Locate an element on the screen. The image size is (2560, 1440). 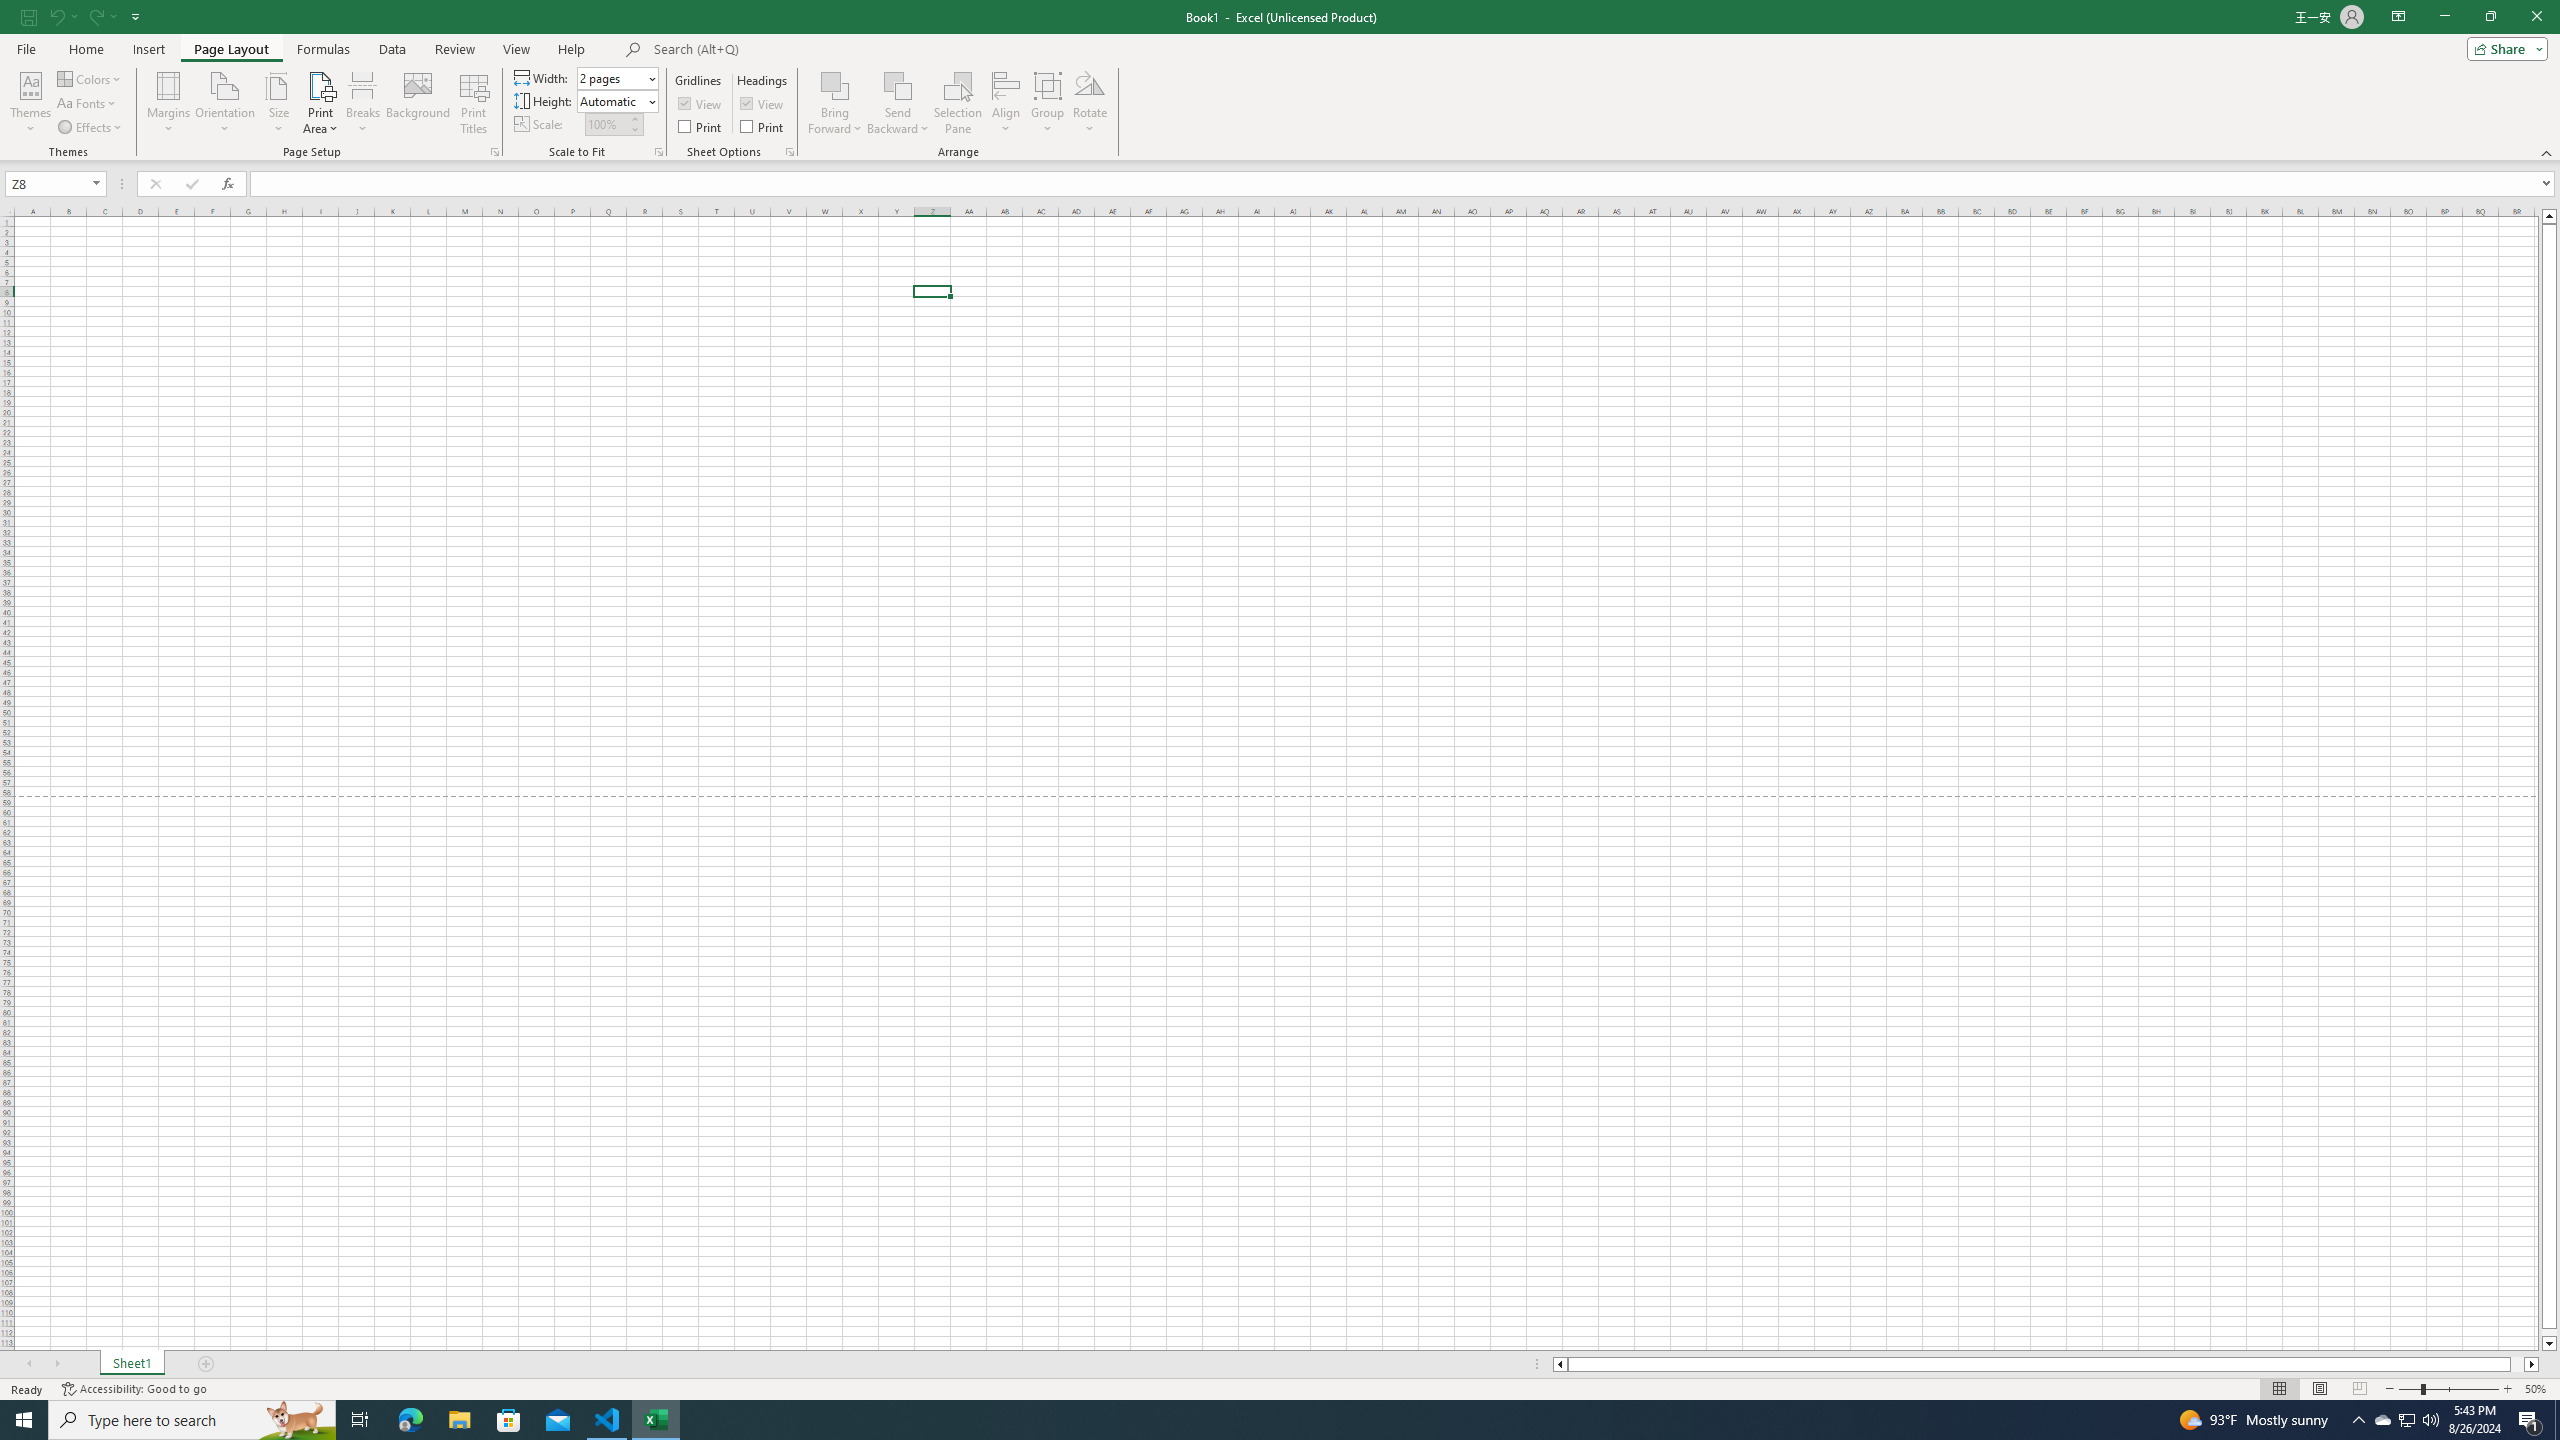
'Width' is located at coordinates (611, 77).